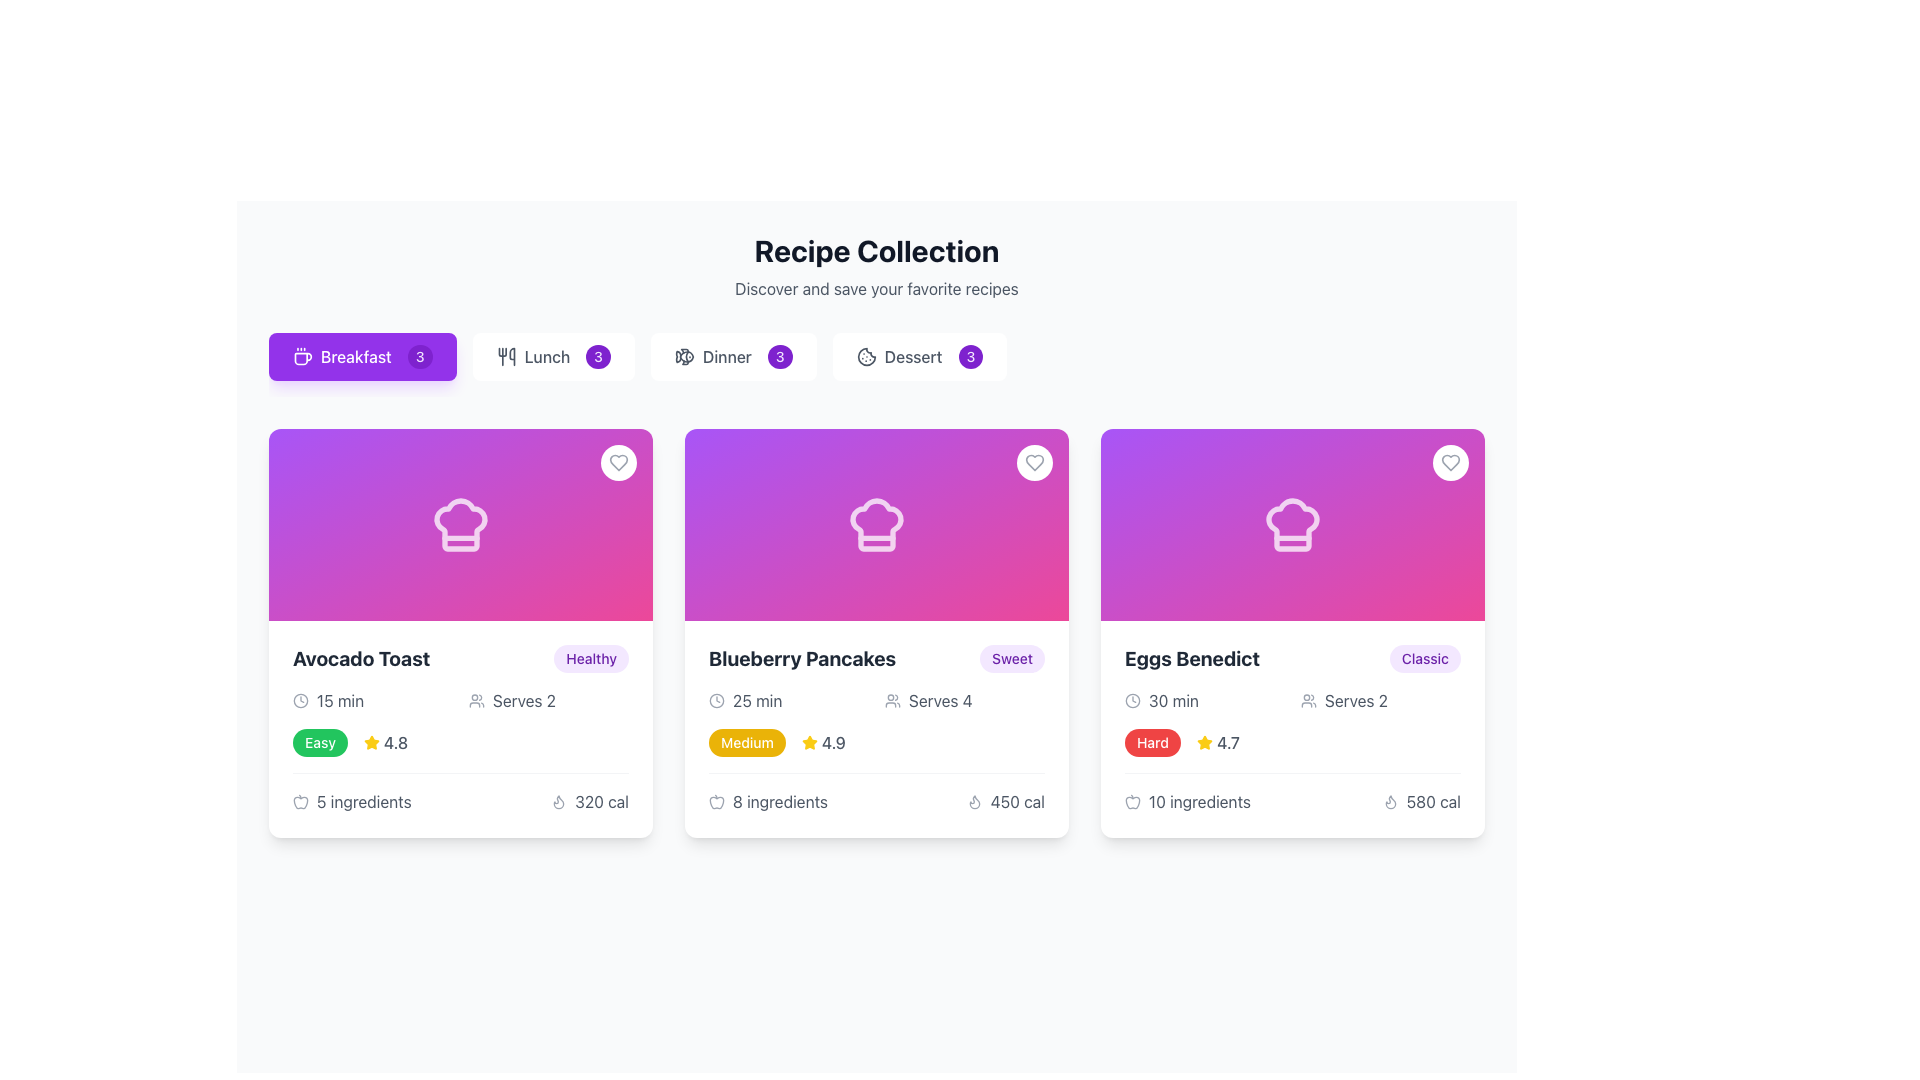 Image resolution: width=1920 pixels, height=1080 pixels. What do you see at coordinates (877, 700) in the screenshot?
I see `the text displaying the preparation time and number of servings for the recipe 'Blueberry Pancakes', located below the heading and above the difficulty label` at bounding box center [877, 700].